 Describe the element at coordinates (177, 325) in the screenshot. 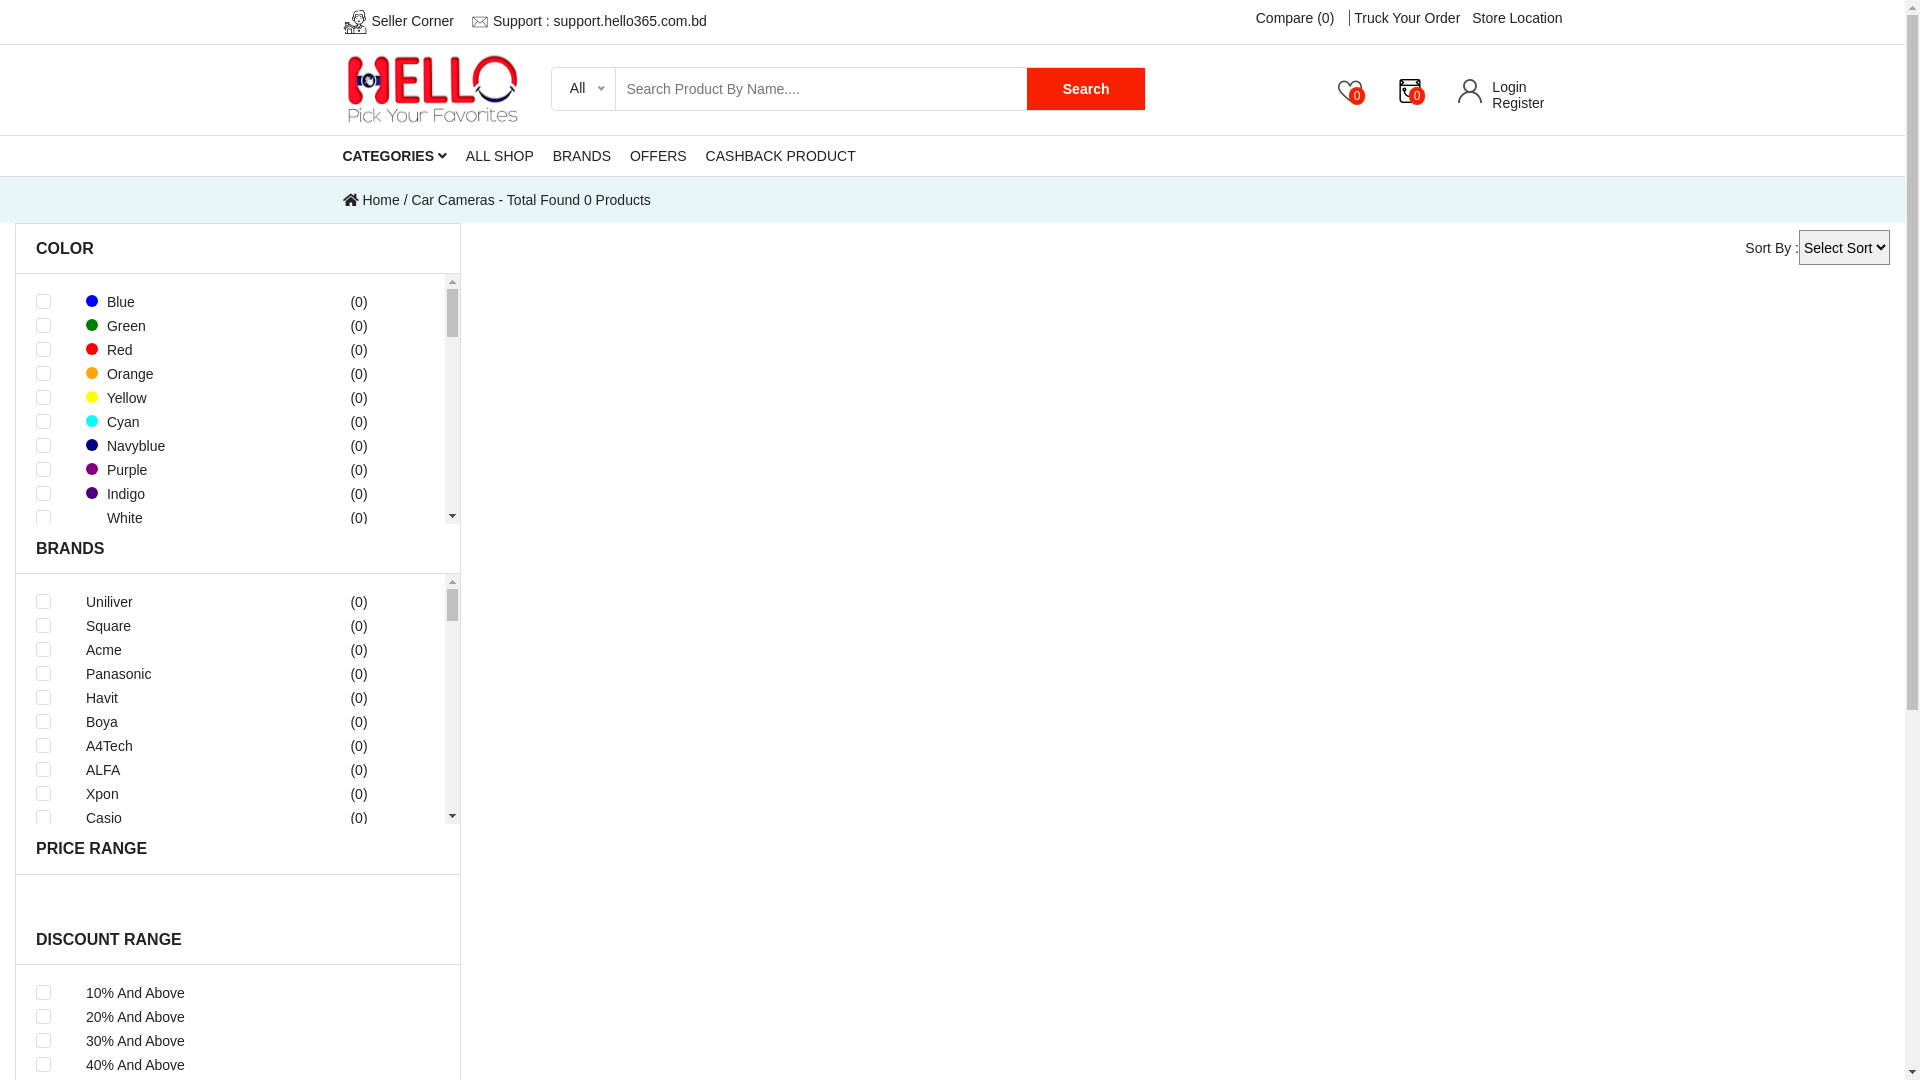

I see `'Green'` at that location.